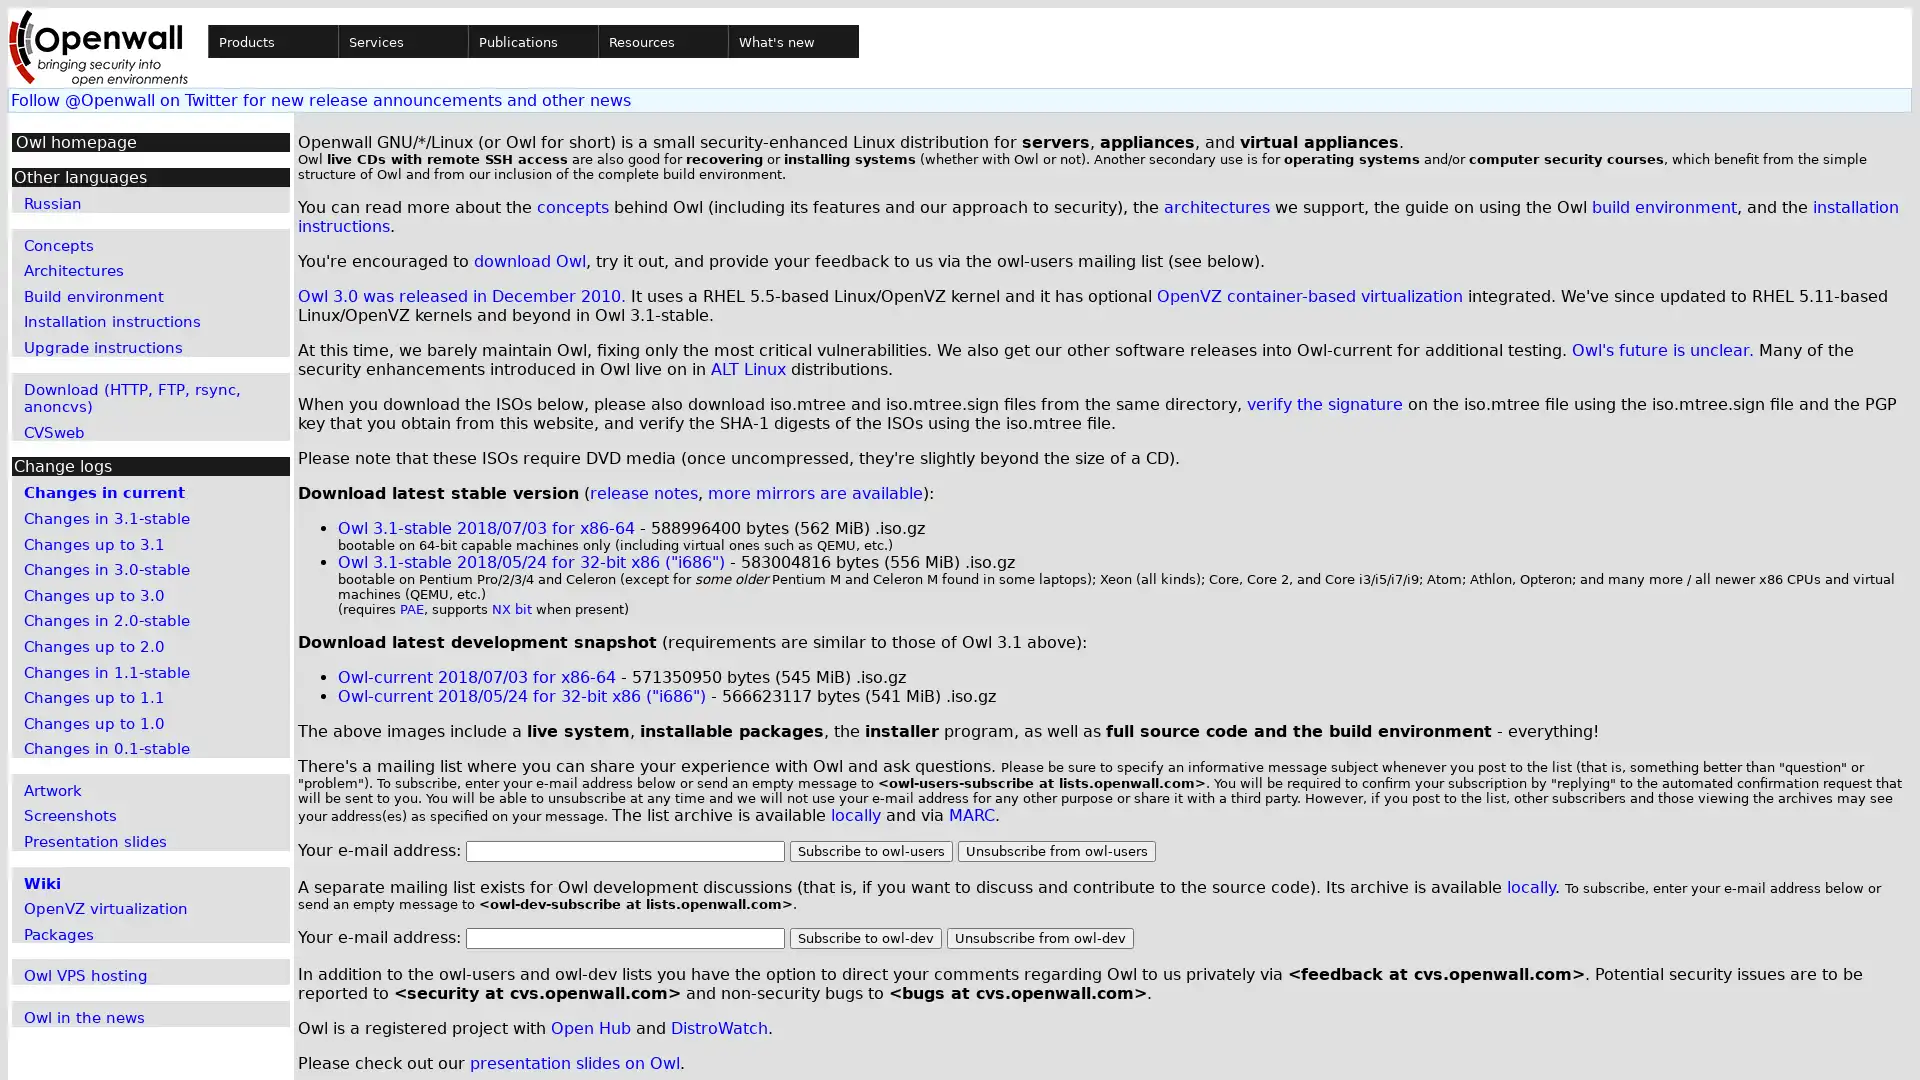  I want to click on Unsubscribe from owl-users, so click(1055, 851).